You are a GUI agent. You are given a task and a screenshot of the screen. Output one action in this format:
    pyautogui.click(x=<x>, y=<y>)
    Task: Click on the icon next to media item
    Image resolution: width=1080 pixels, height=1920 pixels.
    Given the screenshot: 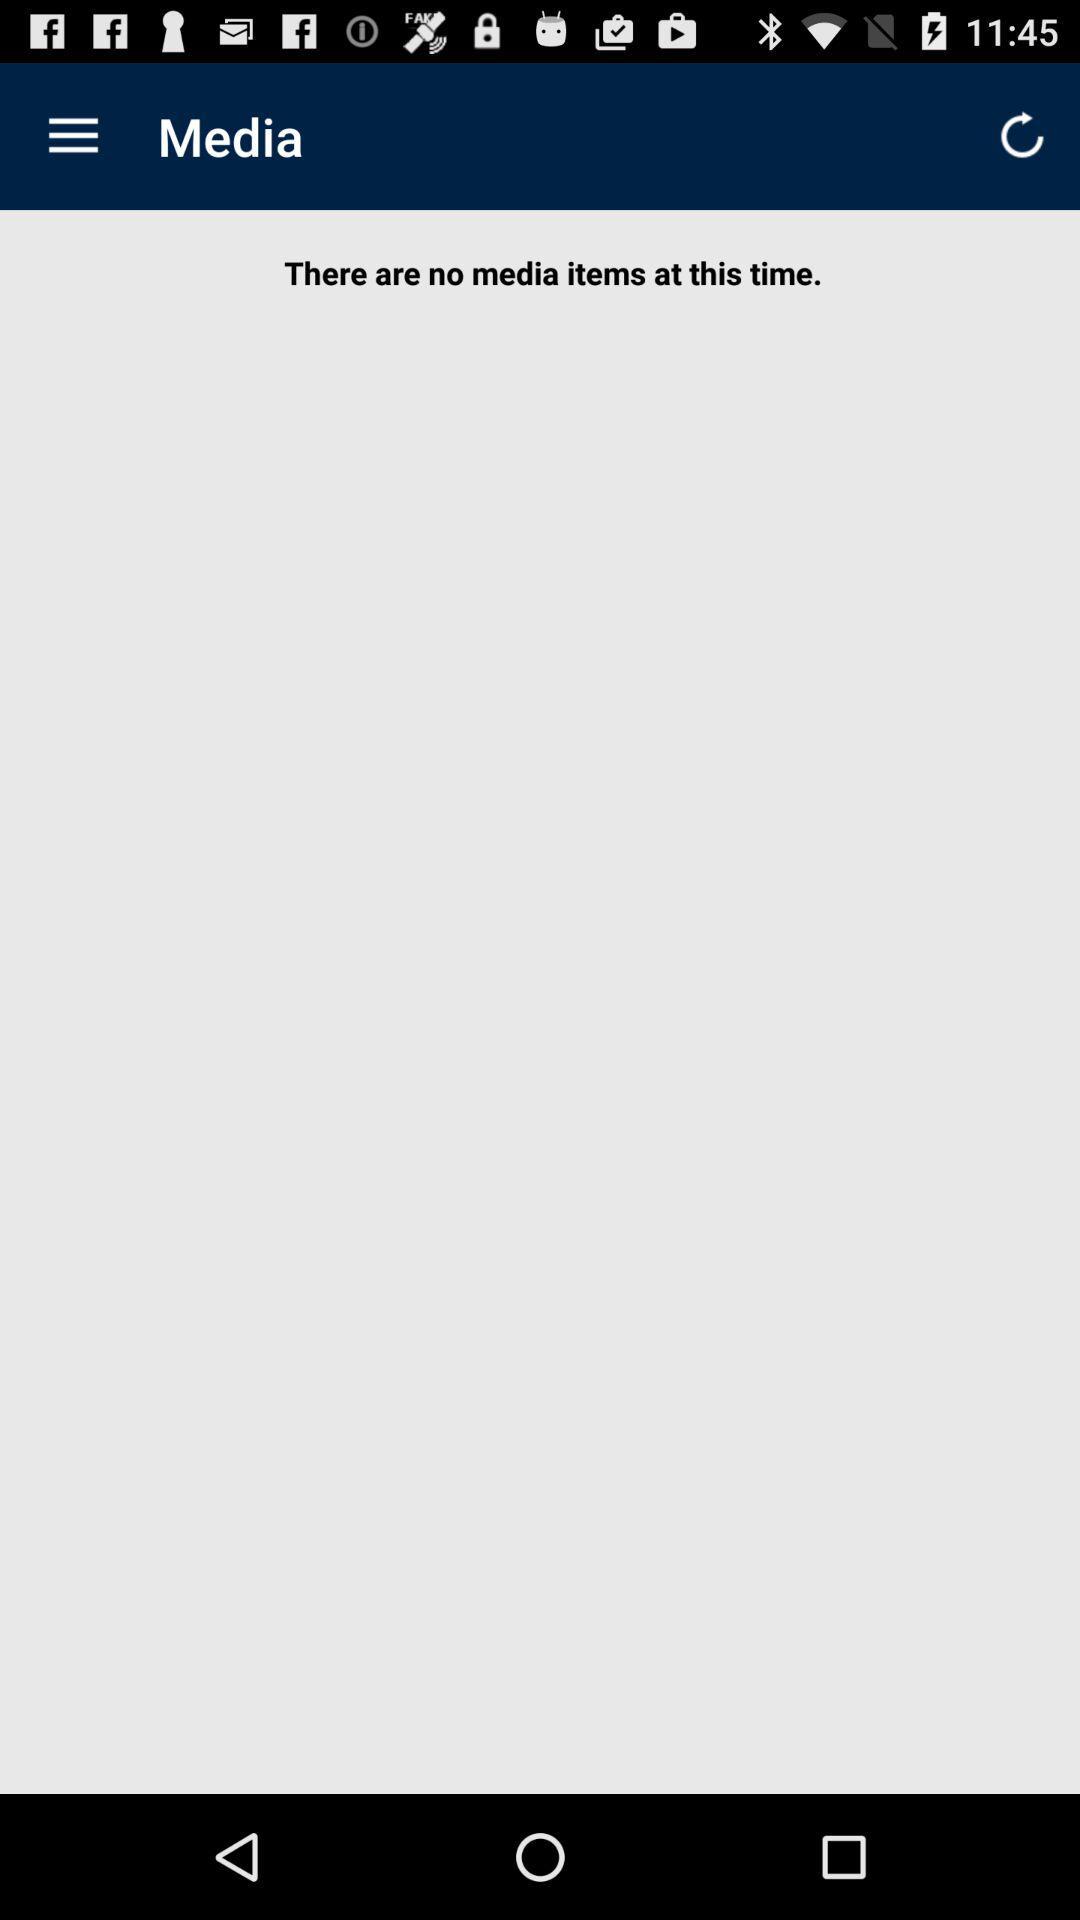 What is the action you would take?
    pyautogui.click(x=72, y=135)
    